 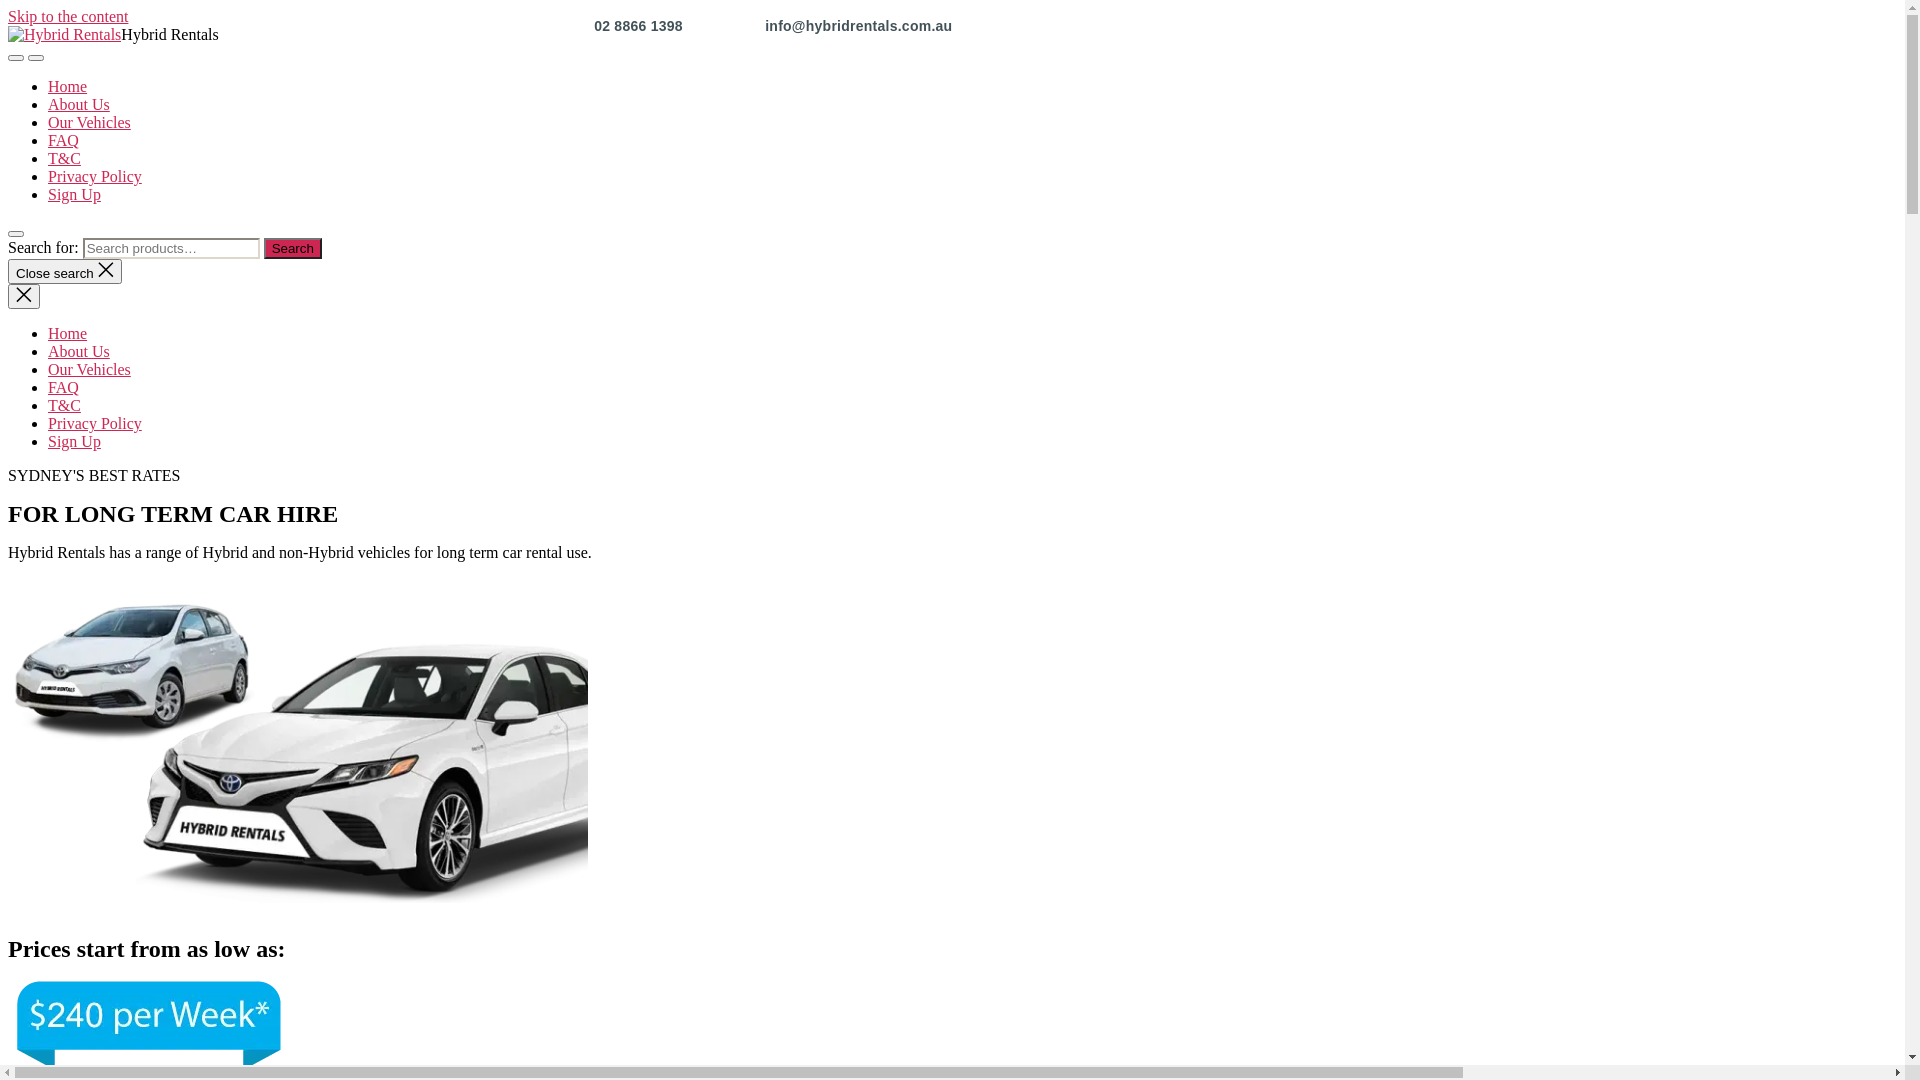 I want to click on 'Privacy Policy', so click(x=94, y=422).